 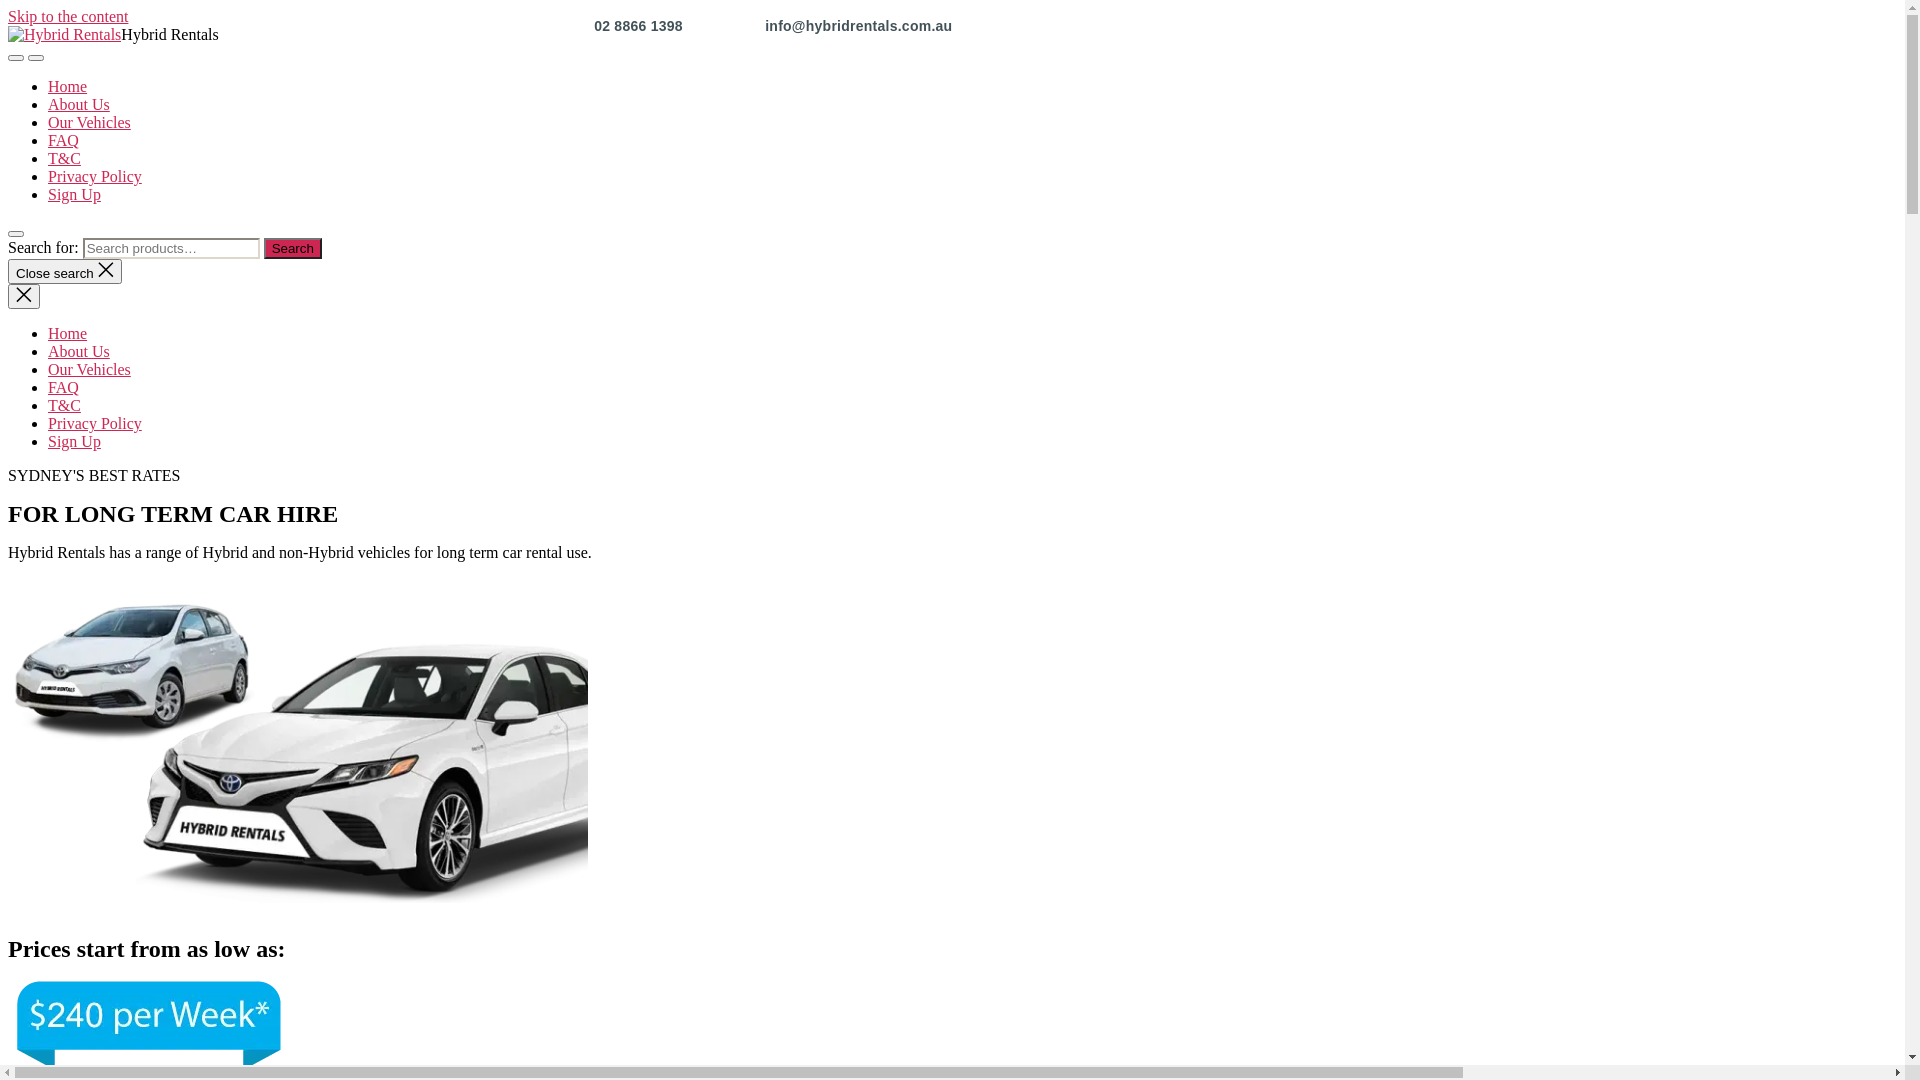 I want to click on 'Privacy Policy', so click(x=94, y=422).